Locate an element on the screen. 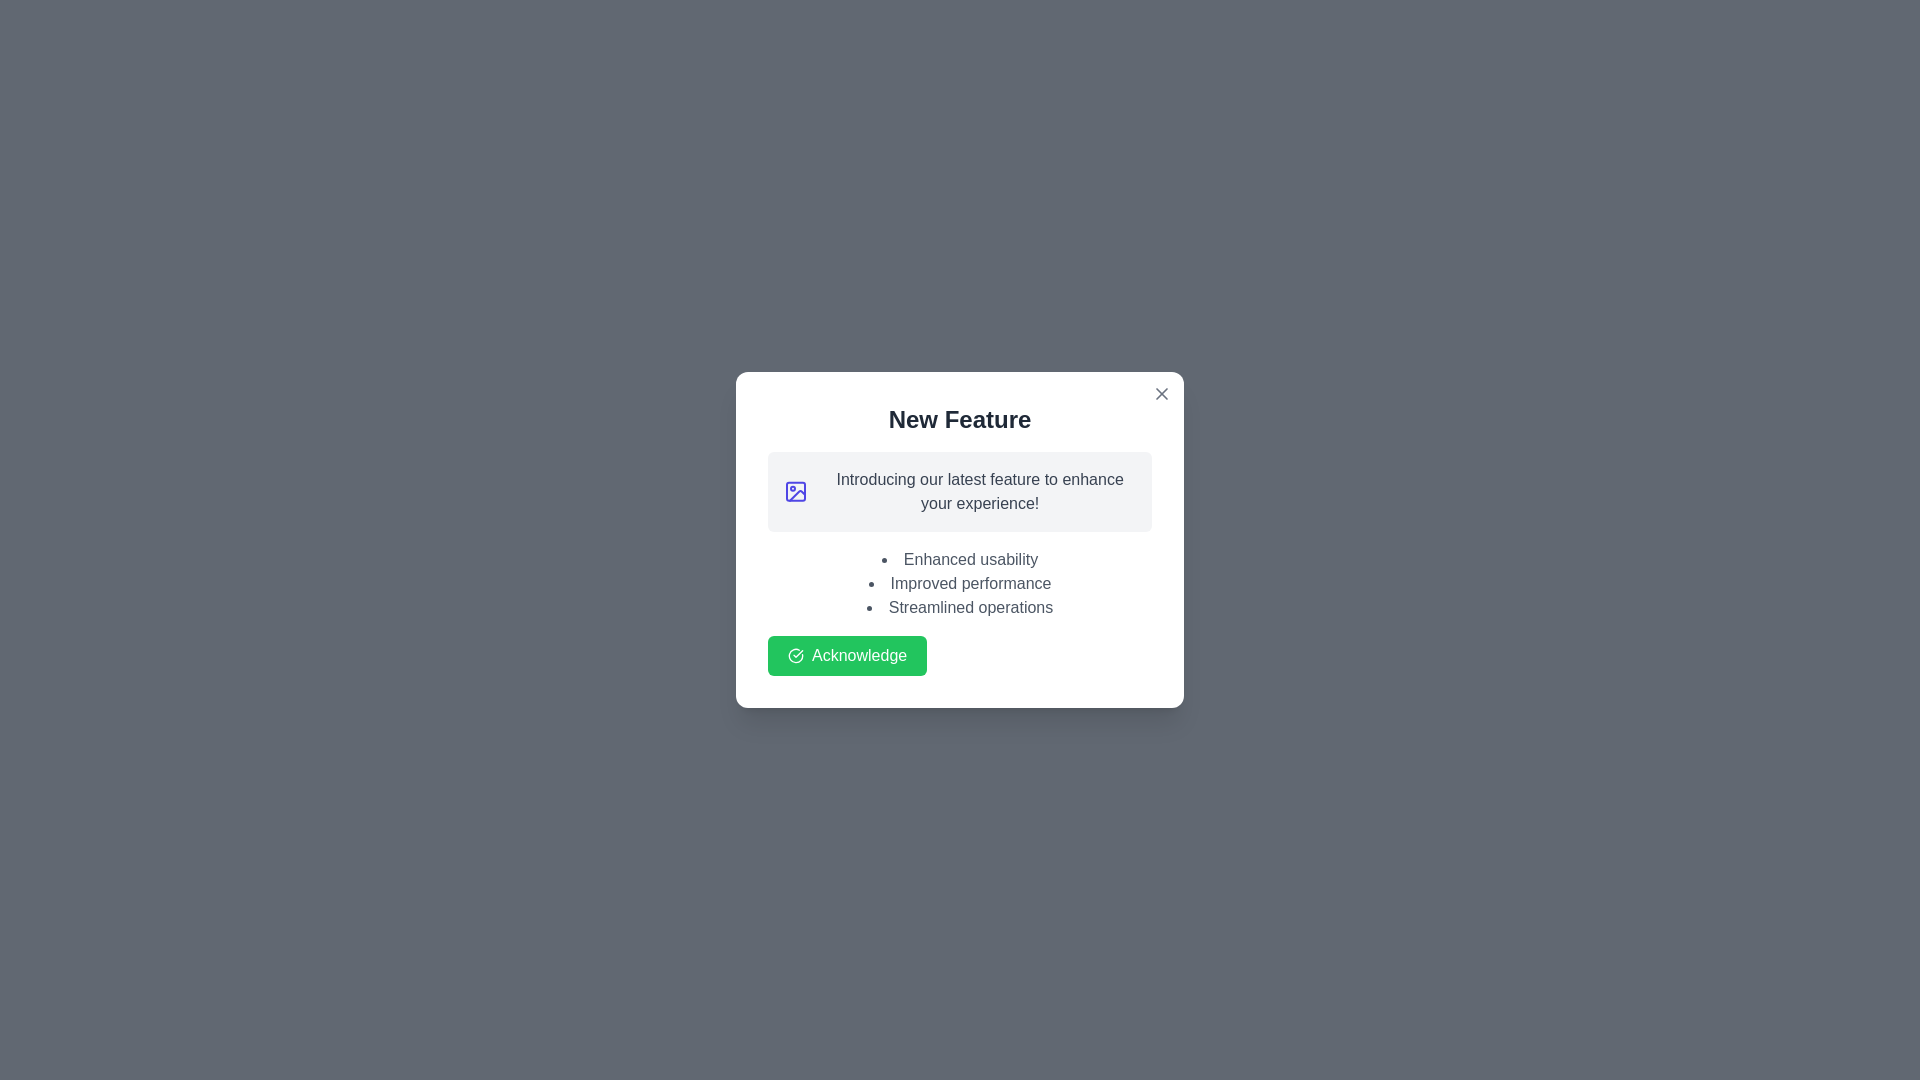 This screenshot has height=1080, width=1920. the 'X' close button icon located at the top-right corner of the modal dialog is located at coordinates (1161, 393).